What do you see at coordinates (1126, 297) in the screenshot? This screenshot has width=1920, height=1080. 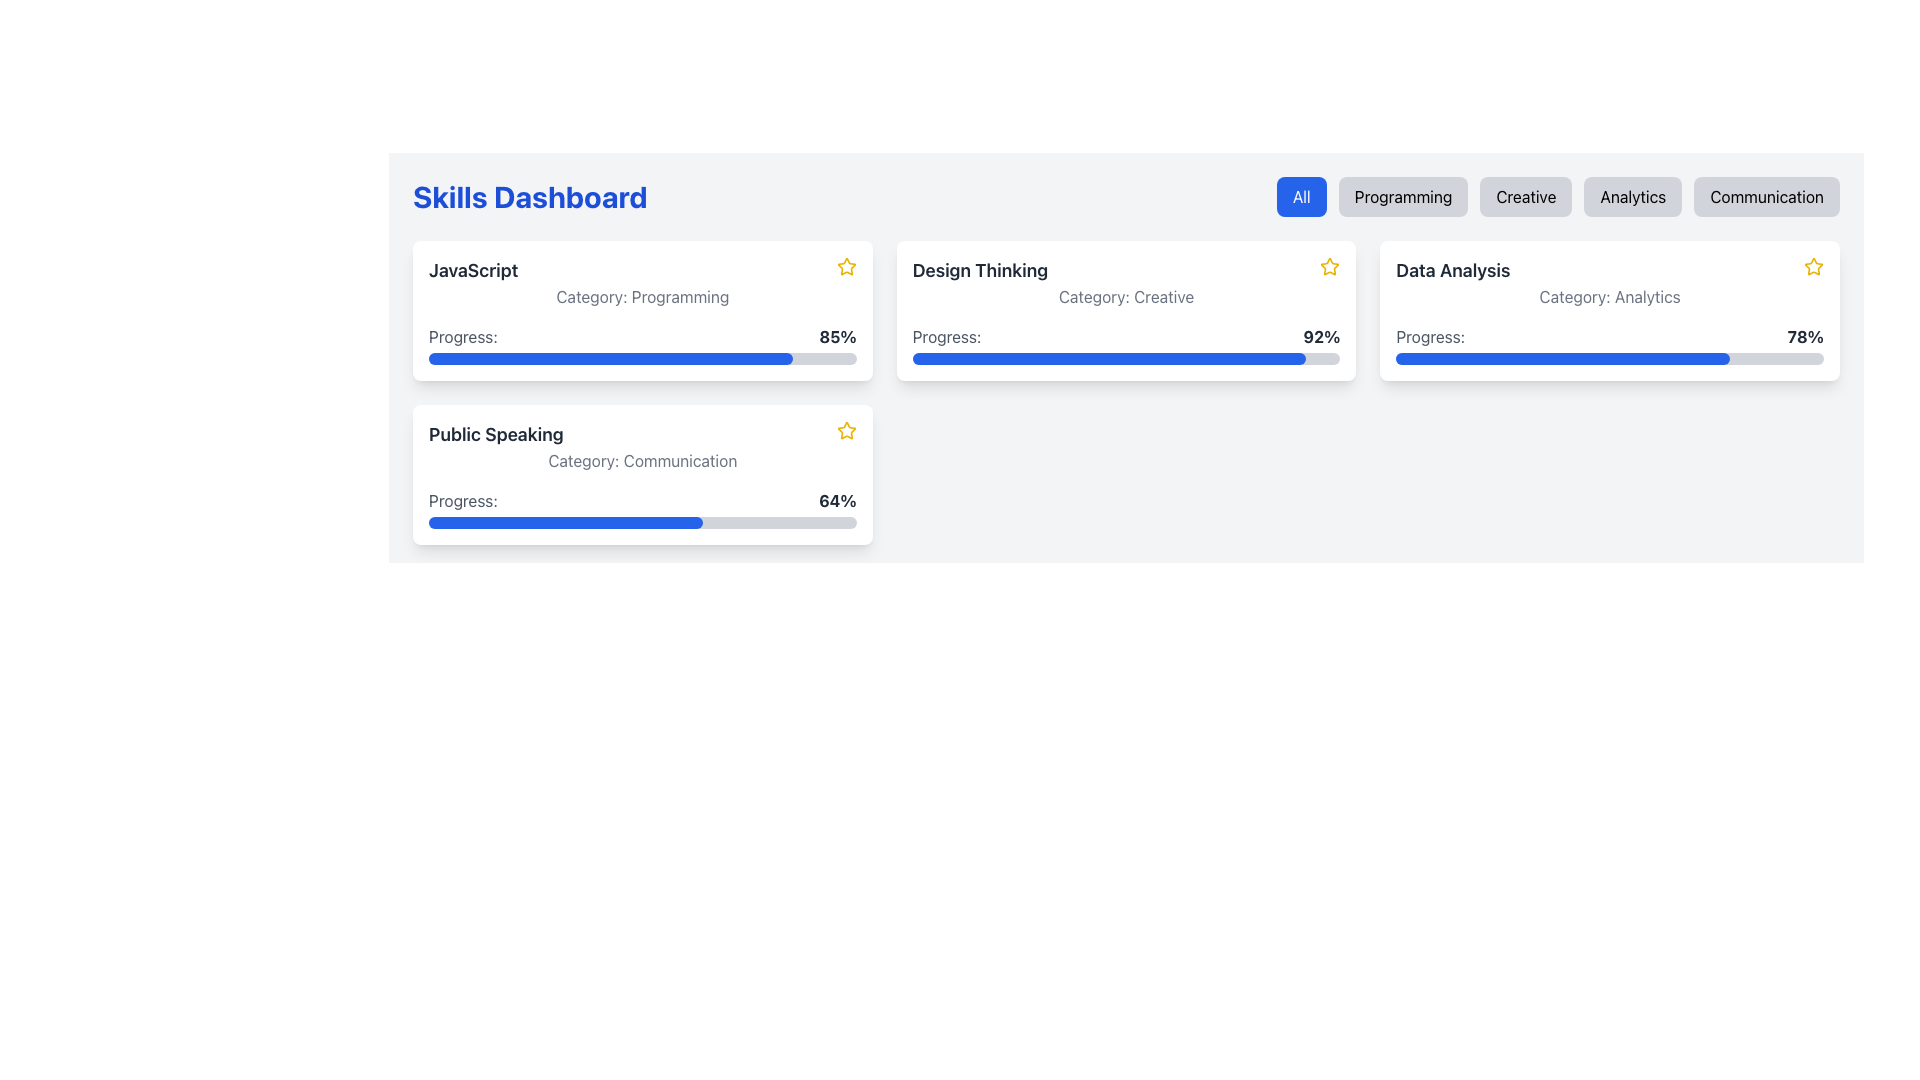 I see `the static text label displaying 'Category: Creative', which is centrally aligned within the white card of the 'Design Thinking' section on the dashboard` at bounding box center [1126, 297].